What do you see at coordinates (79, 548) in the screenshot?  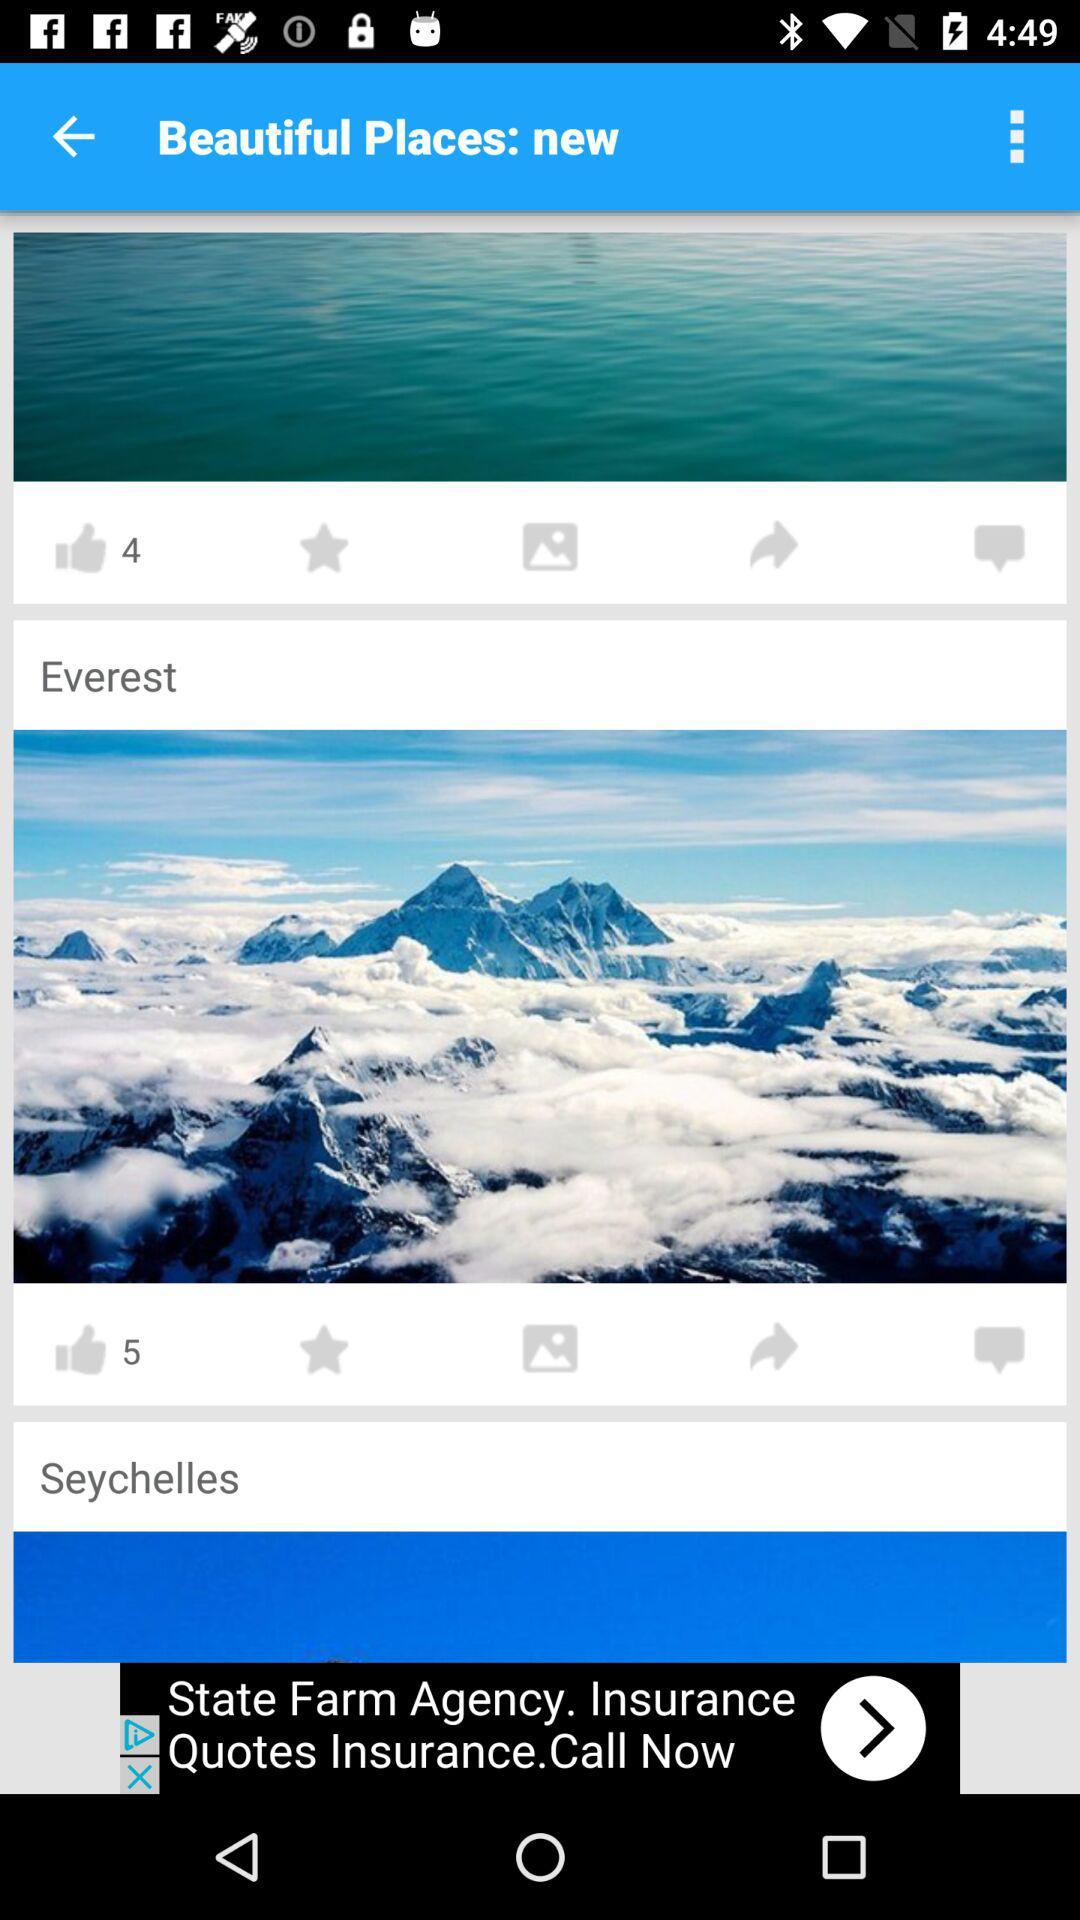 I see `thumbs up` at bounding box center [79, 548].